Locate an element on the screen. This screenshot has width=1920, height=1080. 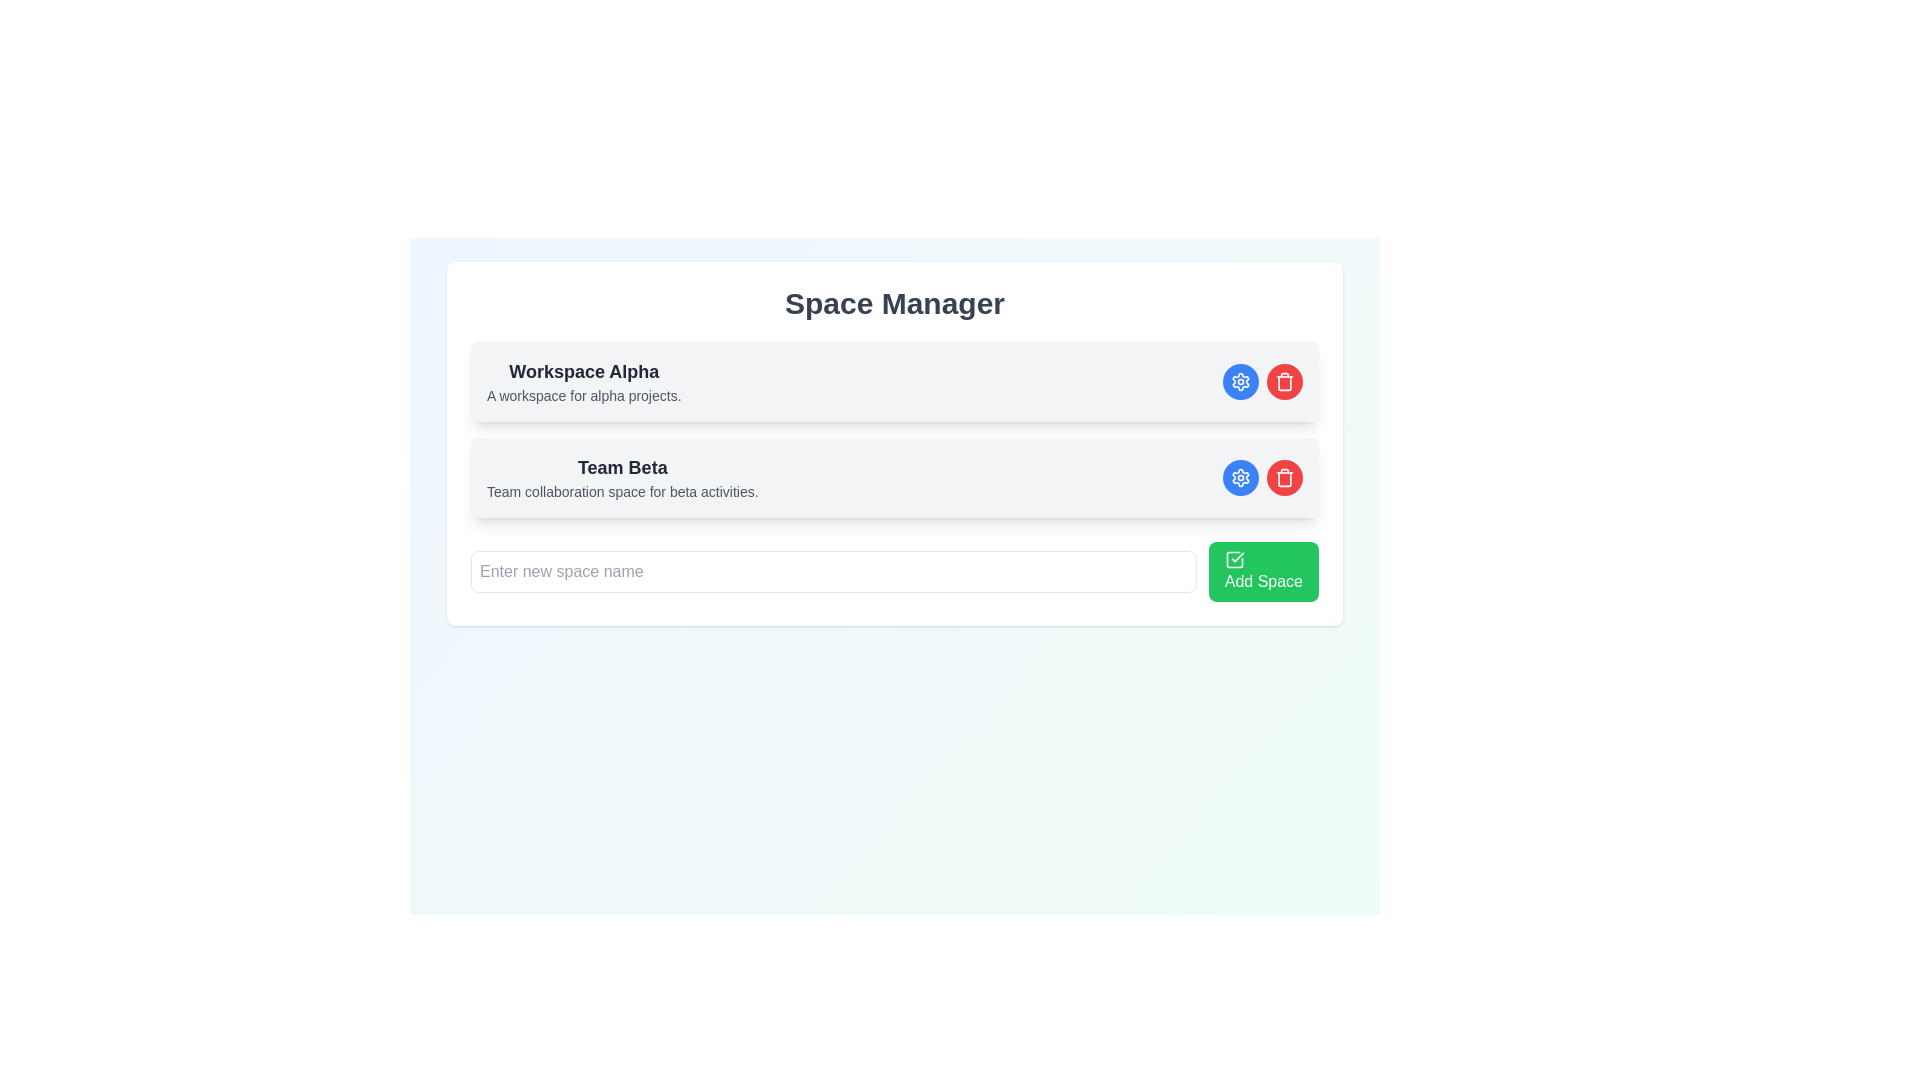
the text label 'Workspace Alpha' that serves as a title for the workspace, located at the top-left corner of the first card under the 'Space Manager' header is located at coordinates (583, 371).